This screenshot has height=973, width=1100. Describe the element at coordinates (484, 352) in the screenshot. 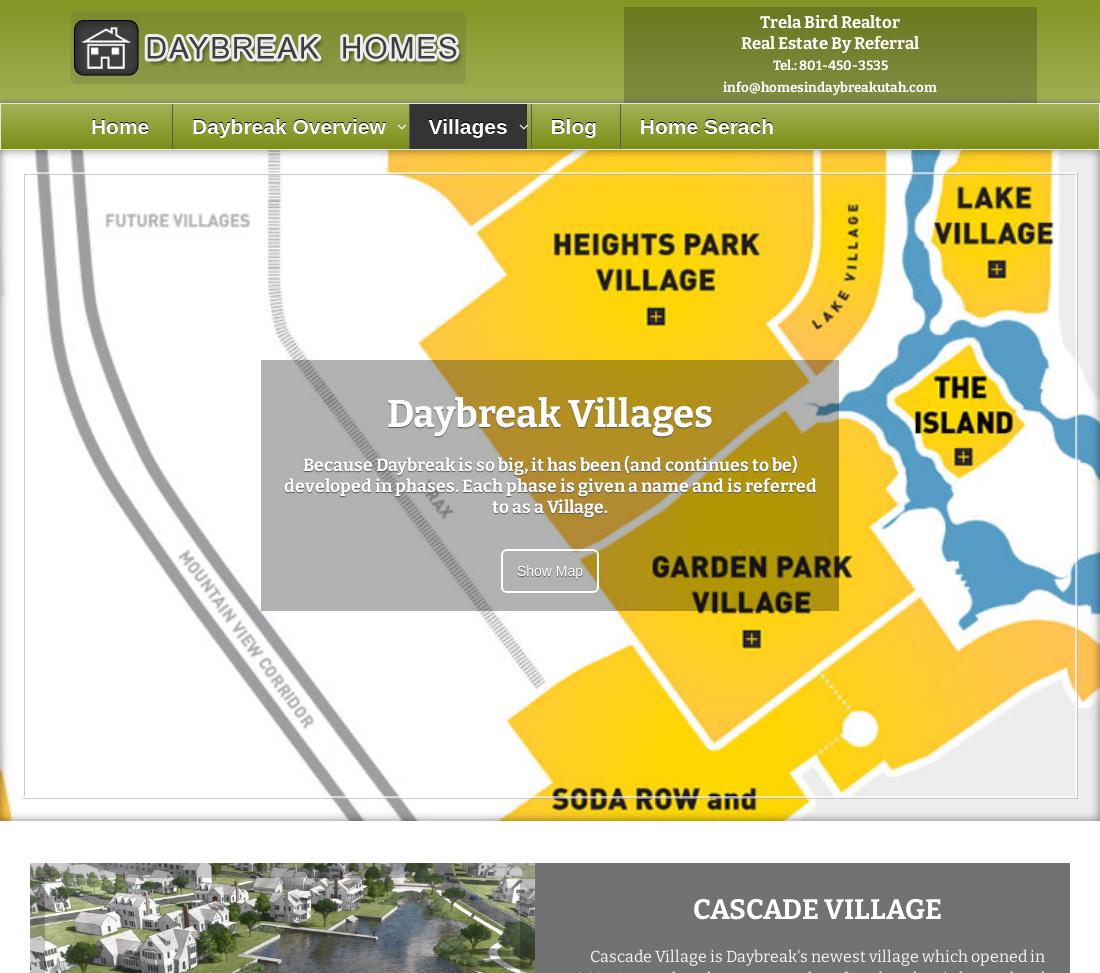

I see `'Garden Park Village'` at that location.